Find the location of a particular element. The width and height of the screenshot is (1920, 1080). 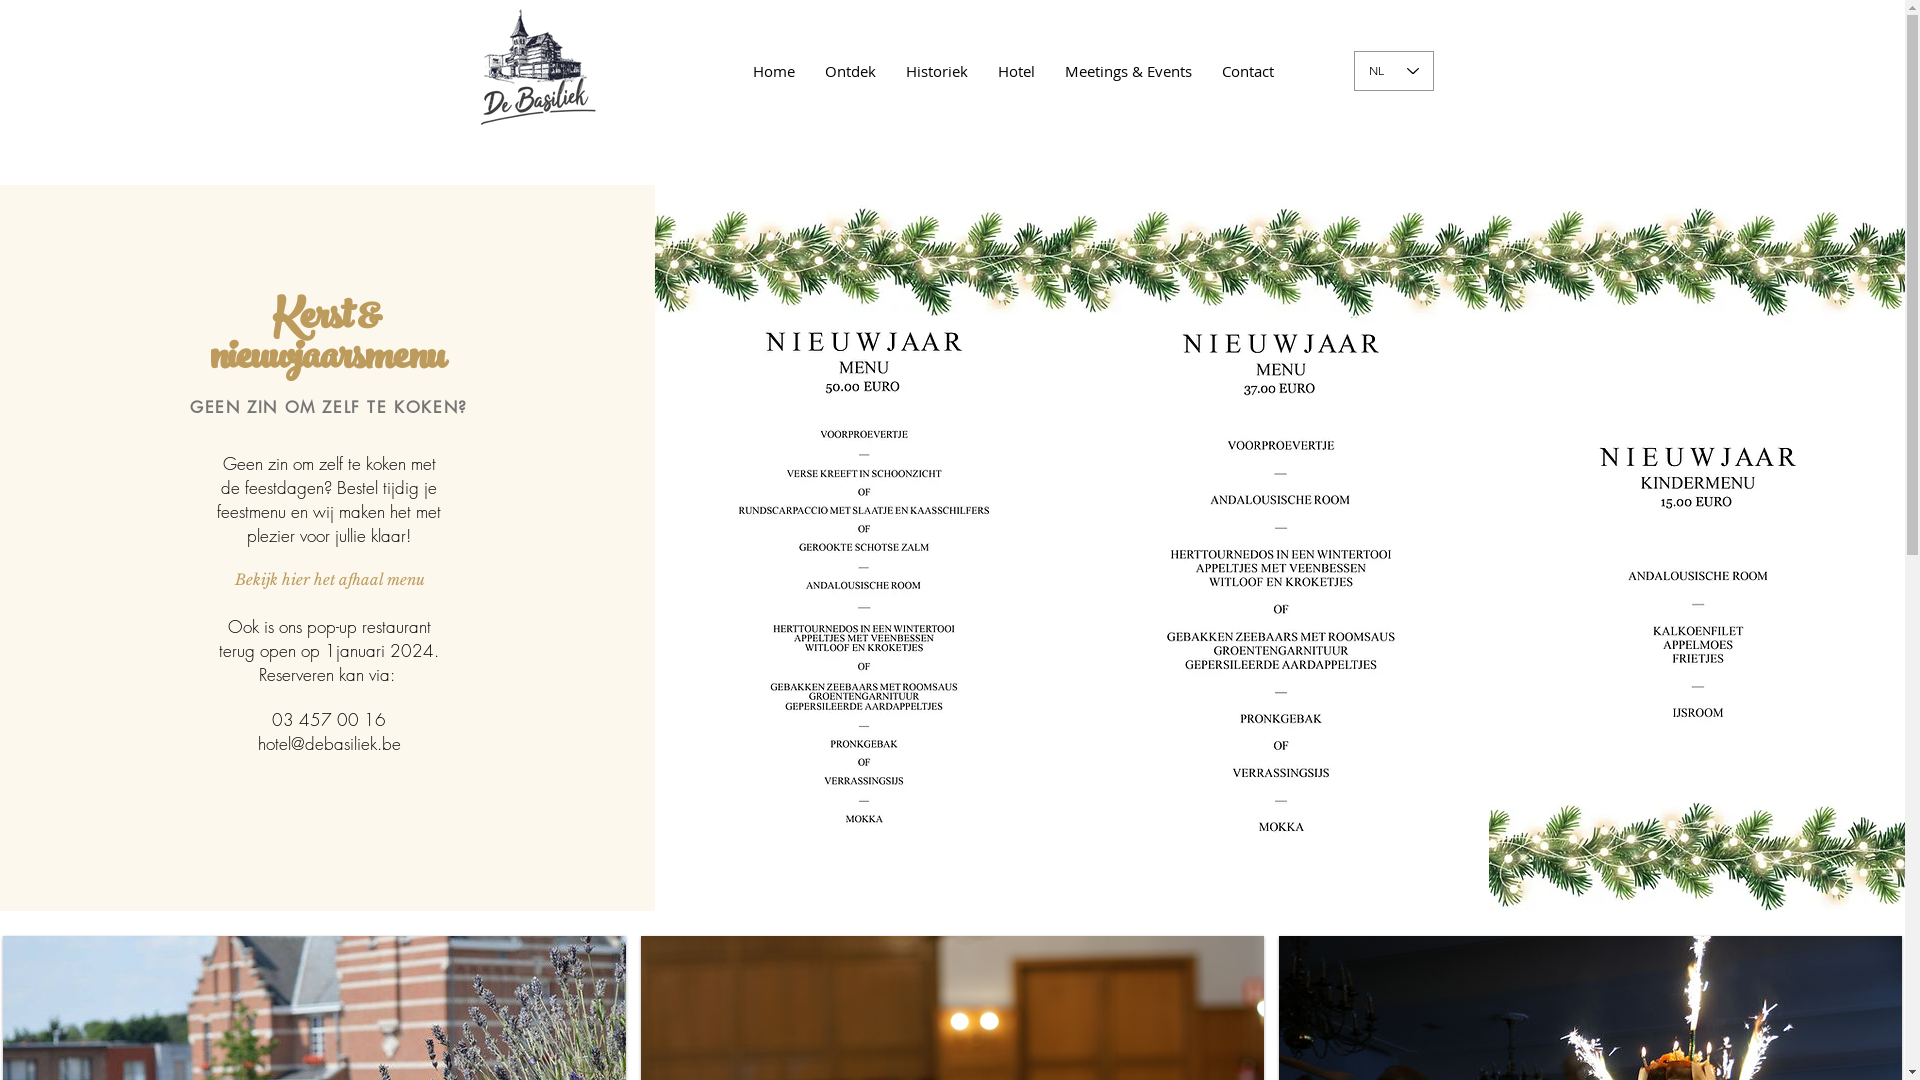

'Historiek' is located at coordinates (935, 69).